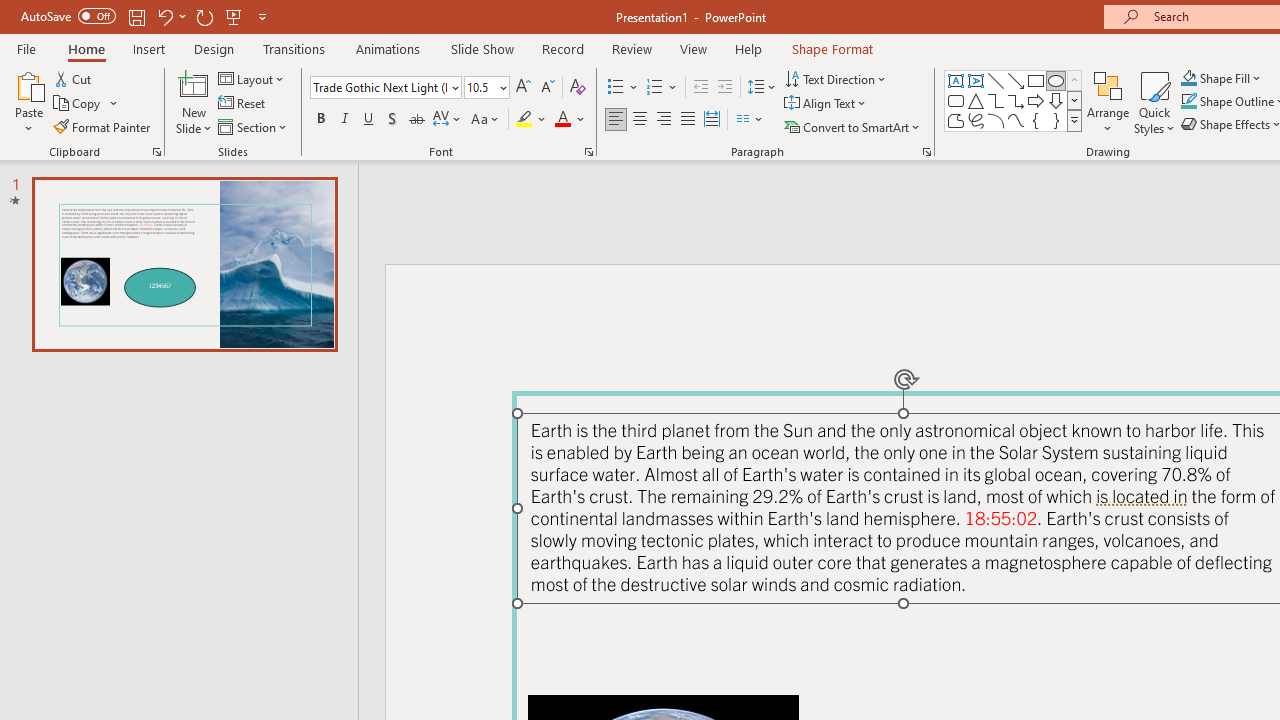 This screenshot has height=720, width=1280. I want to click on 'Shape Outline Teal, Accent 1', so click(1189, 101).